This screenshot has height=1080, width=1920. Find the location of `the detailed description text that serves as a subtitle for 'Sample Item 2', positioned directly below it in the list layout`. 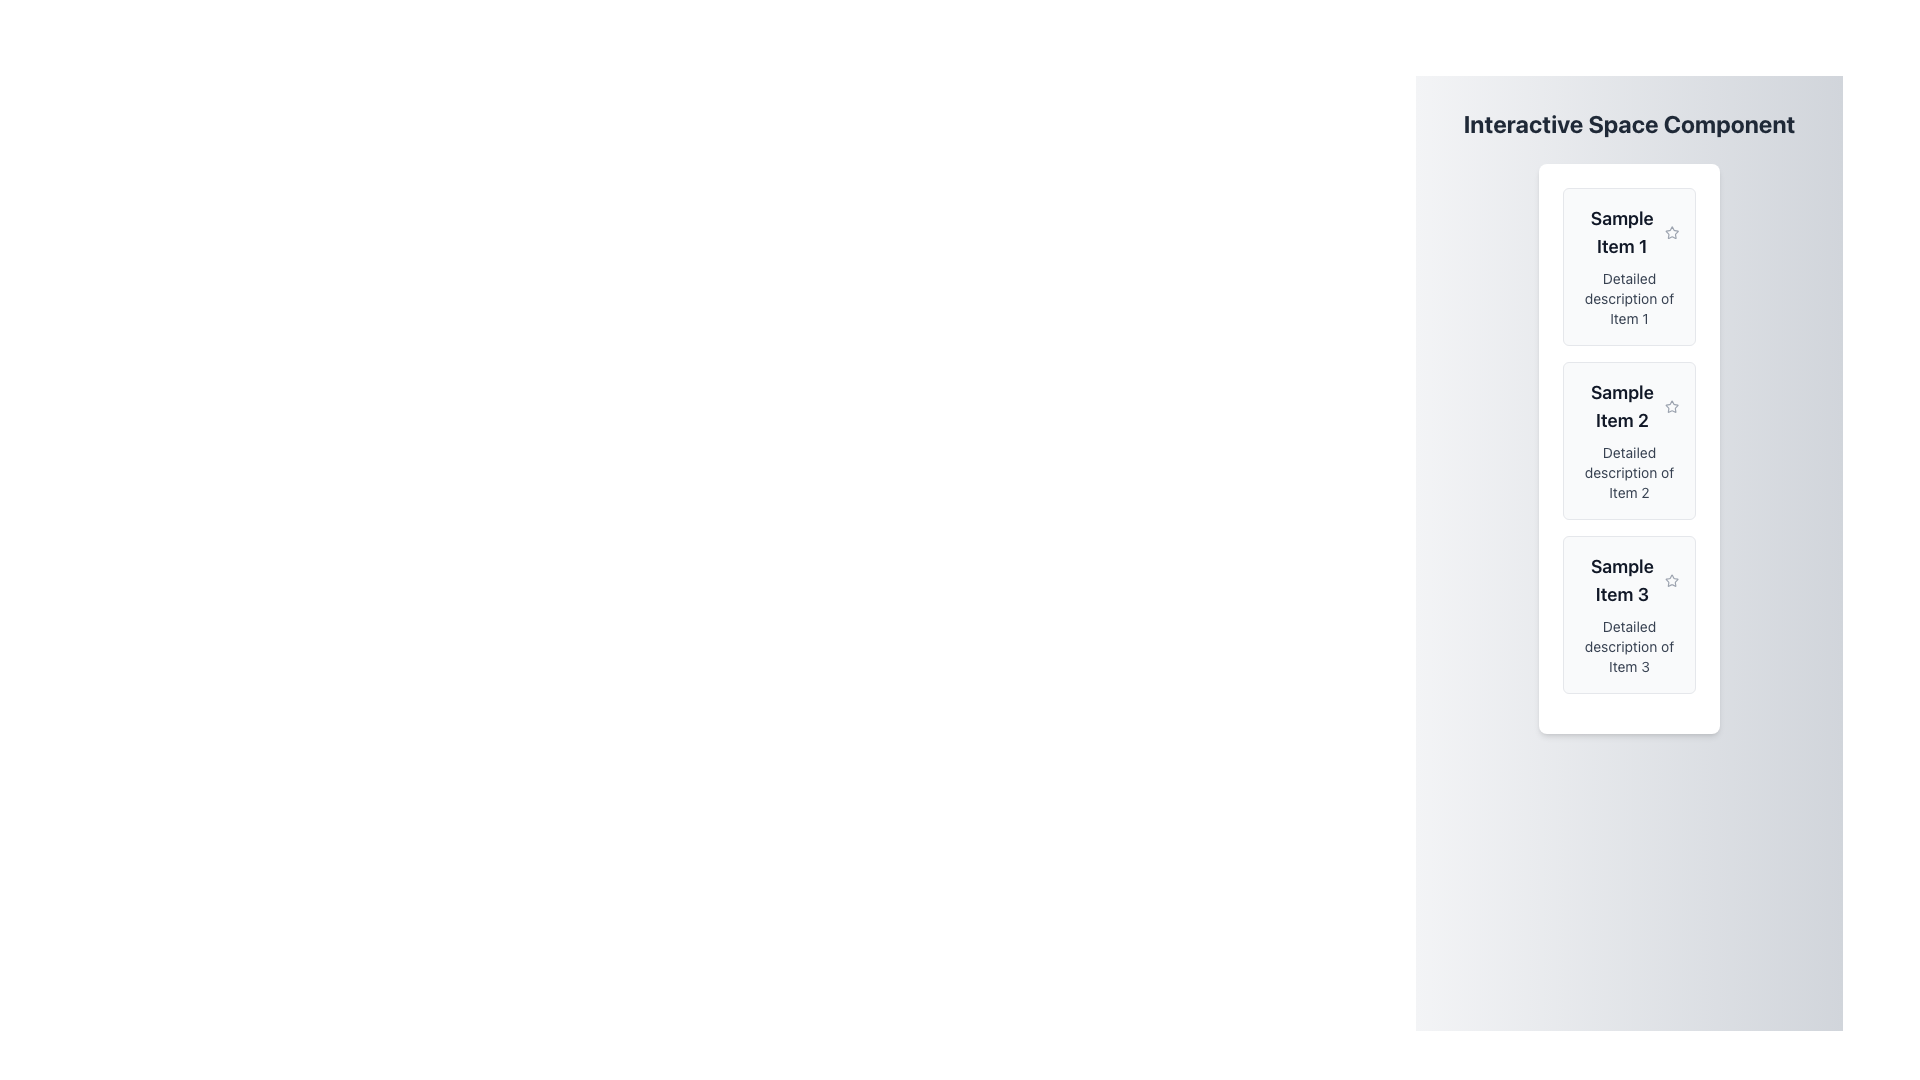

the detailed description text that serves as a subtitle for 'Sample Item 2', positioned directly below it in the list layout is located at coordinates (1629, 473).